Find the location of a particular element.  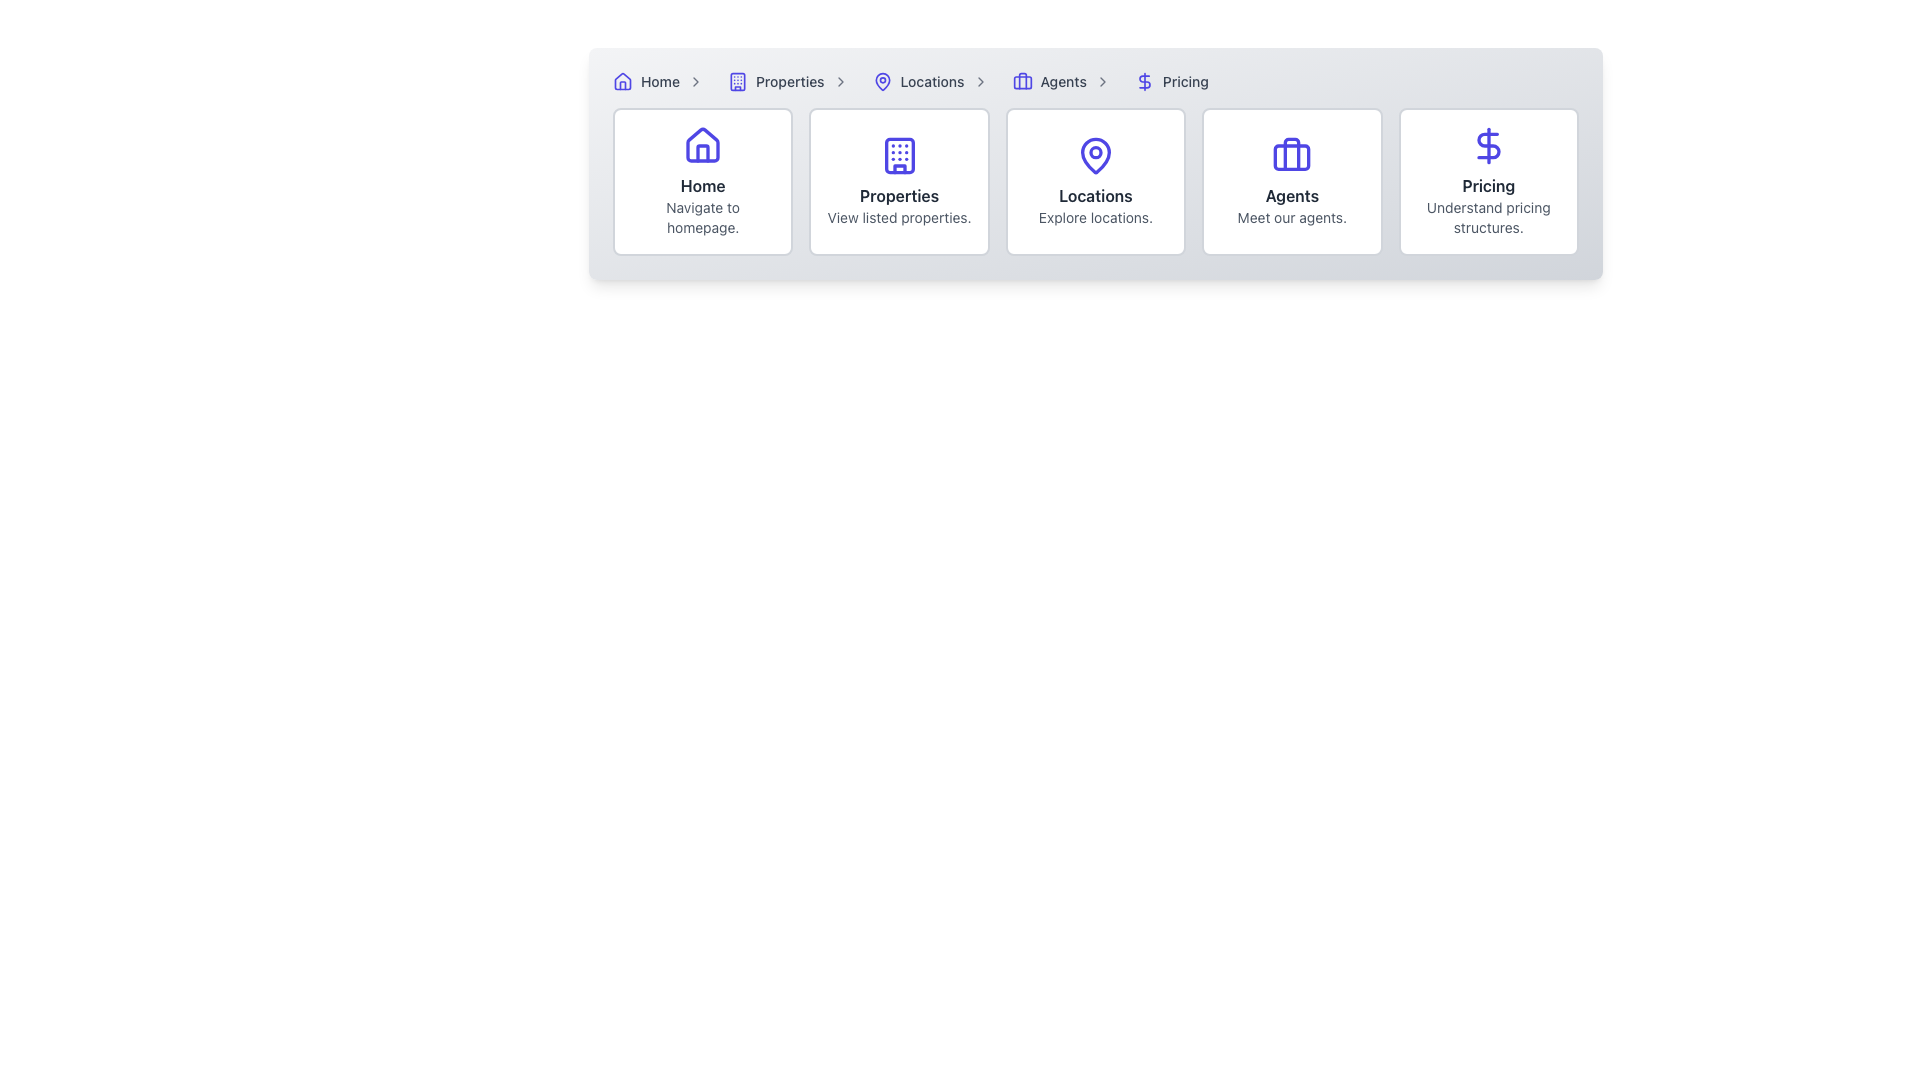

the decorative graphical shape that is a rectangular element with rounded corners within the 'Agents' icon depicting a briefcase is located at coordinates (1292, 156).